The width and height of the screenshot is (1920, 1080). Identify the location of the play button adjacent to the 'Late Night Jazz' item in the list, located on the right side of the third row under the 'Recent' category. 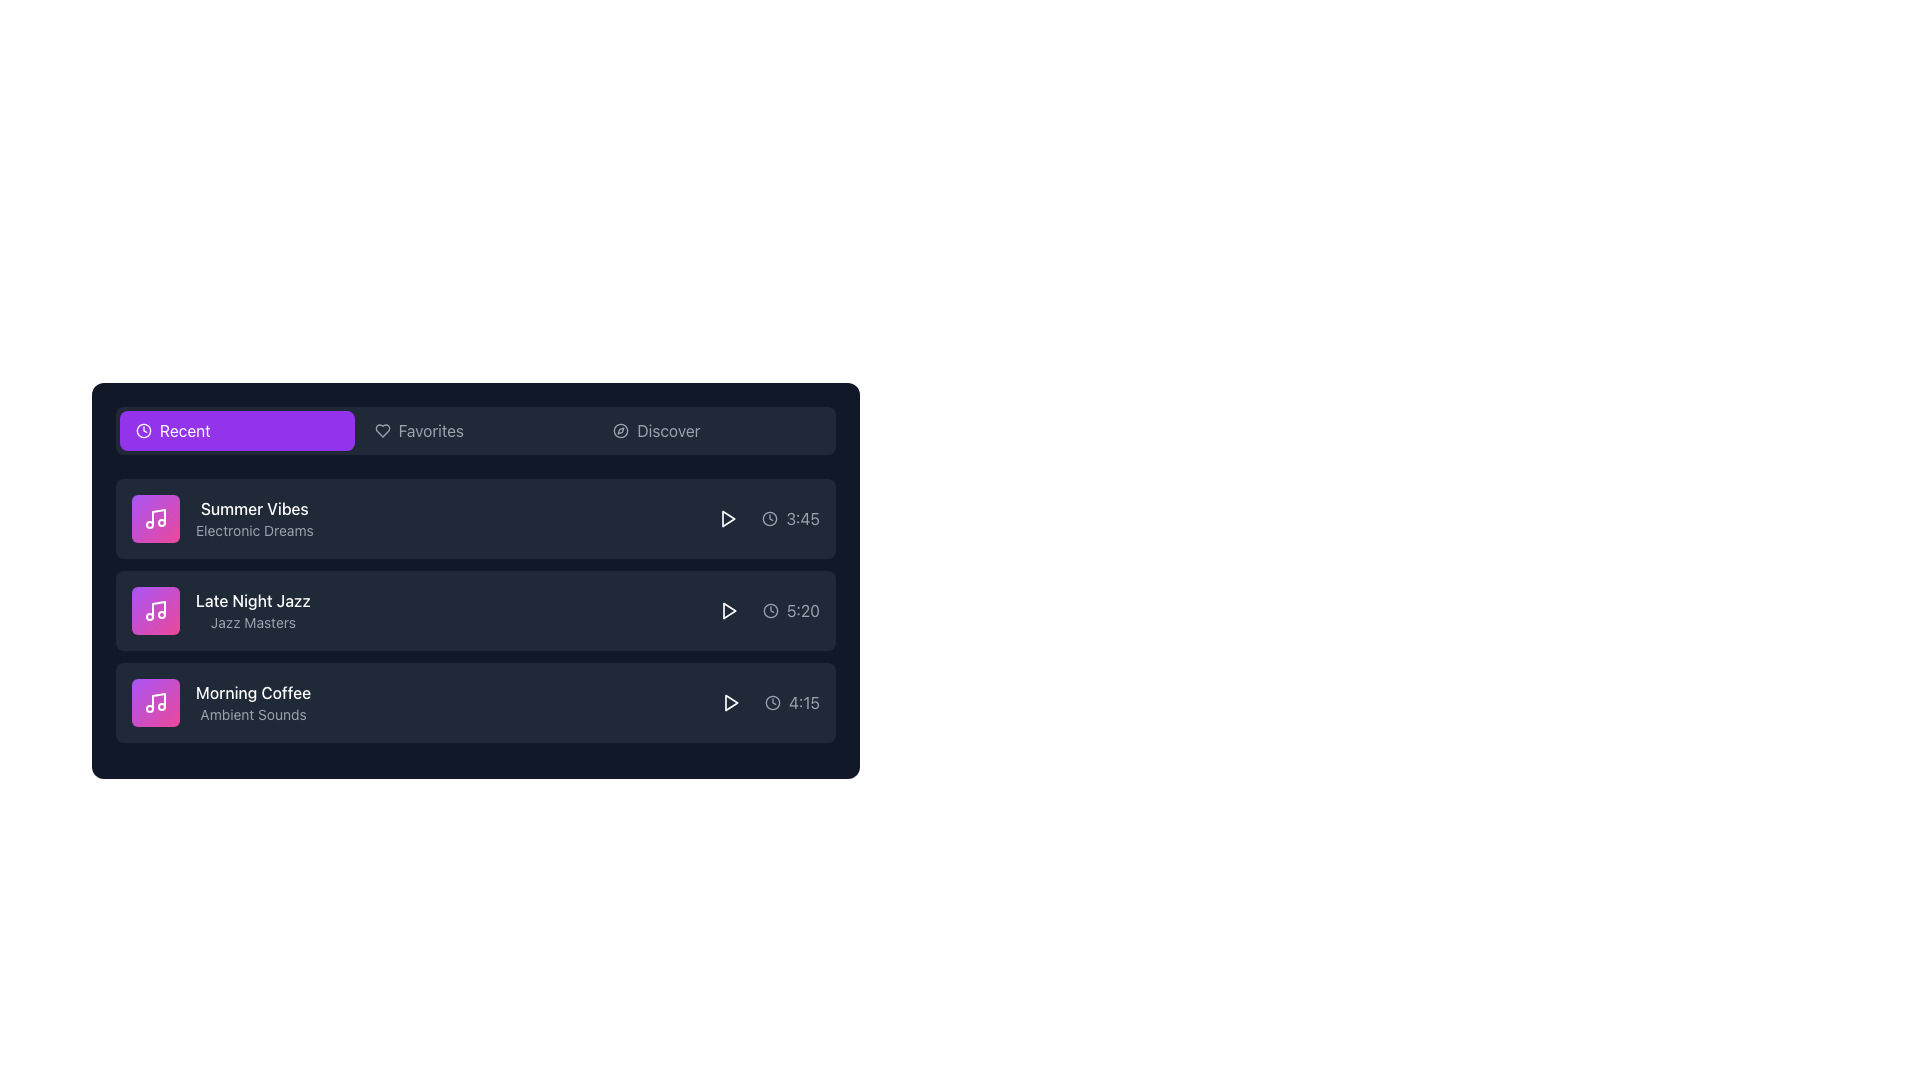
(764, 609).